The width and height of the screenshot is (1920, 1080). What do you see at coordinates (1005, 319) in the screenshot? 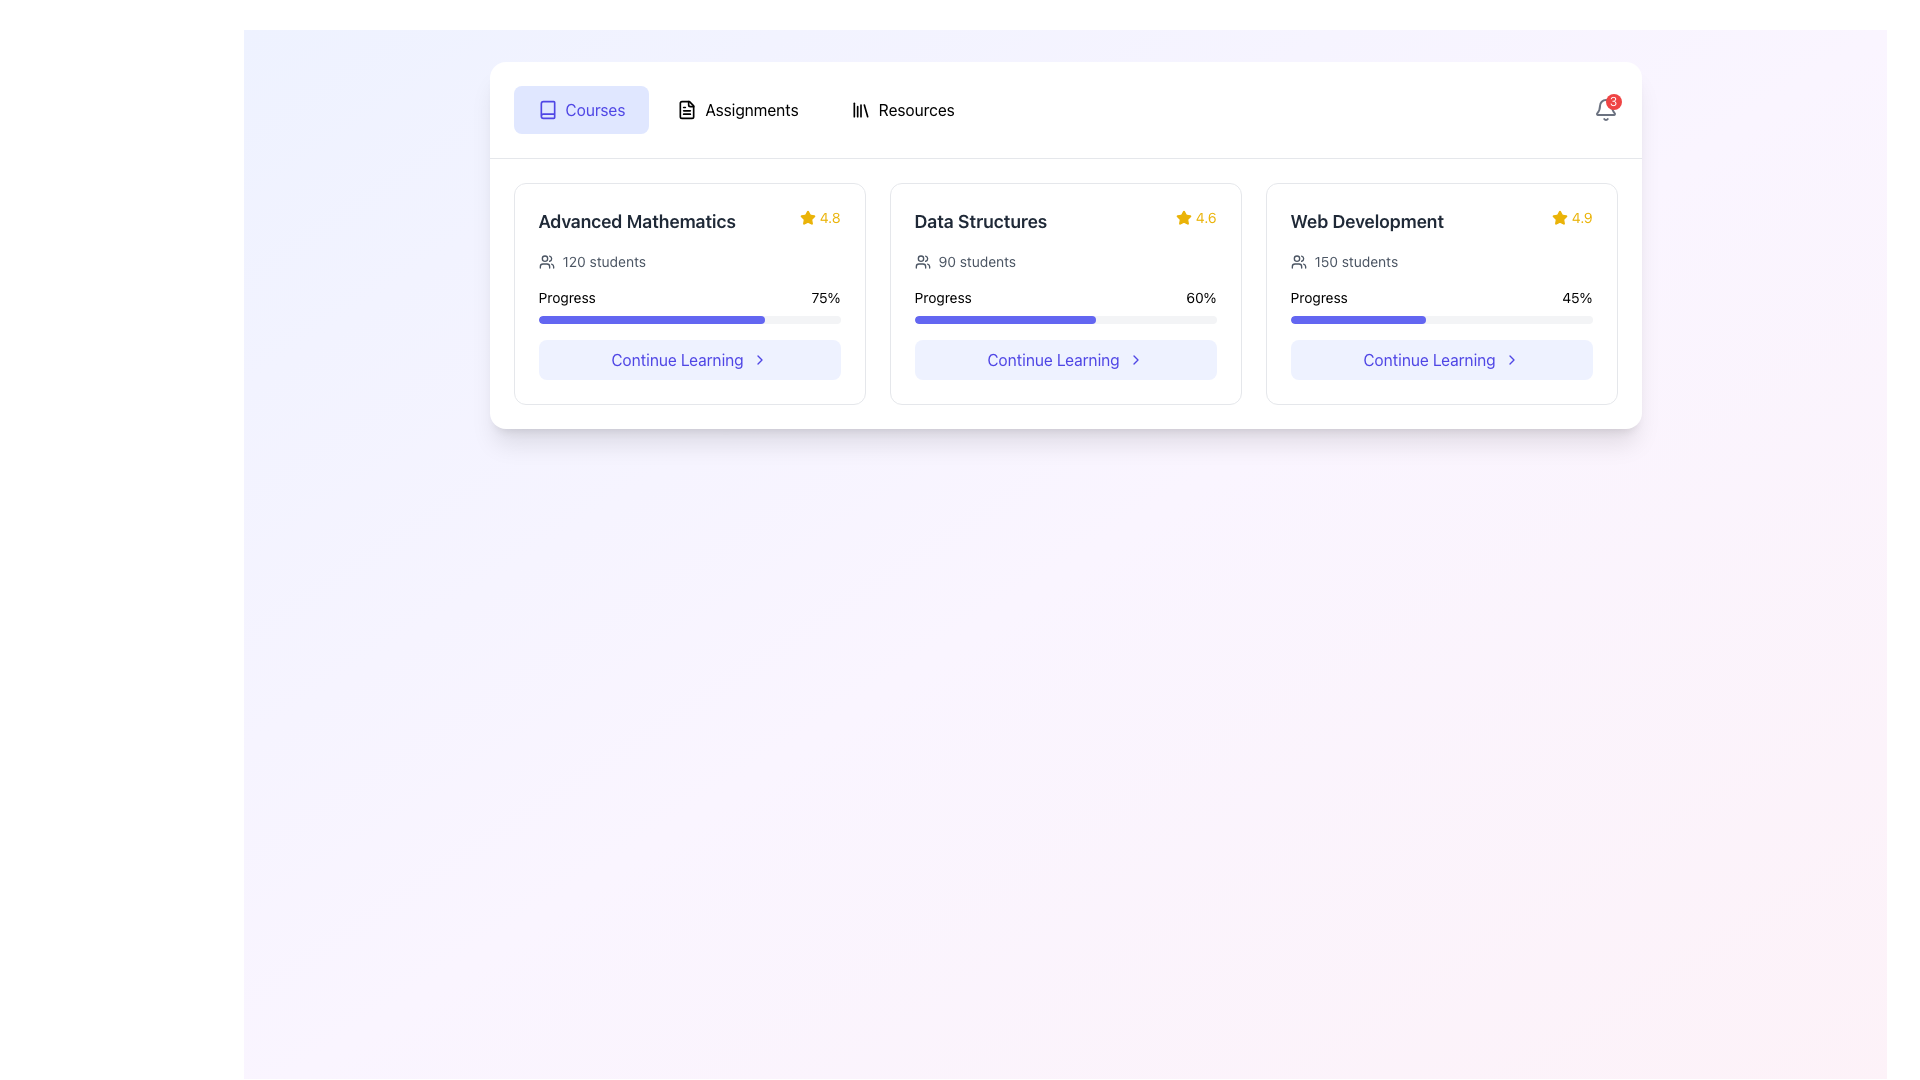
I see `the indigo progress bar segment indicating 60% progress for the middle course card in the 'Data Structures' section` at bounding box center [1005, 319].